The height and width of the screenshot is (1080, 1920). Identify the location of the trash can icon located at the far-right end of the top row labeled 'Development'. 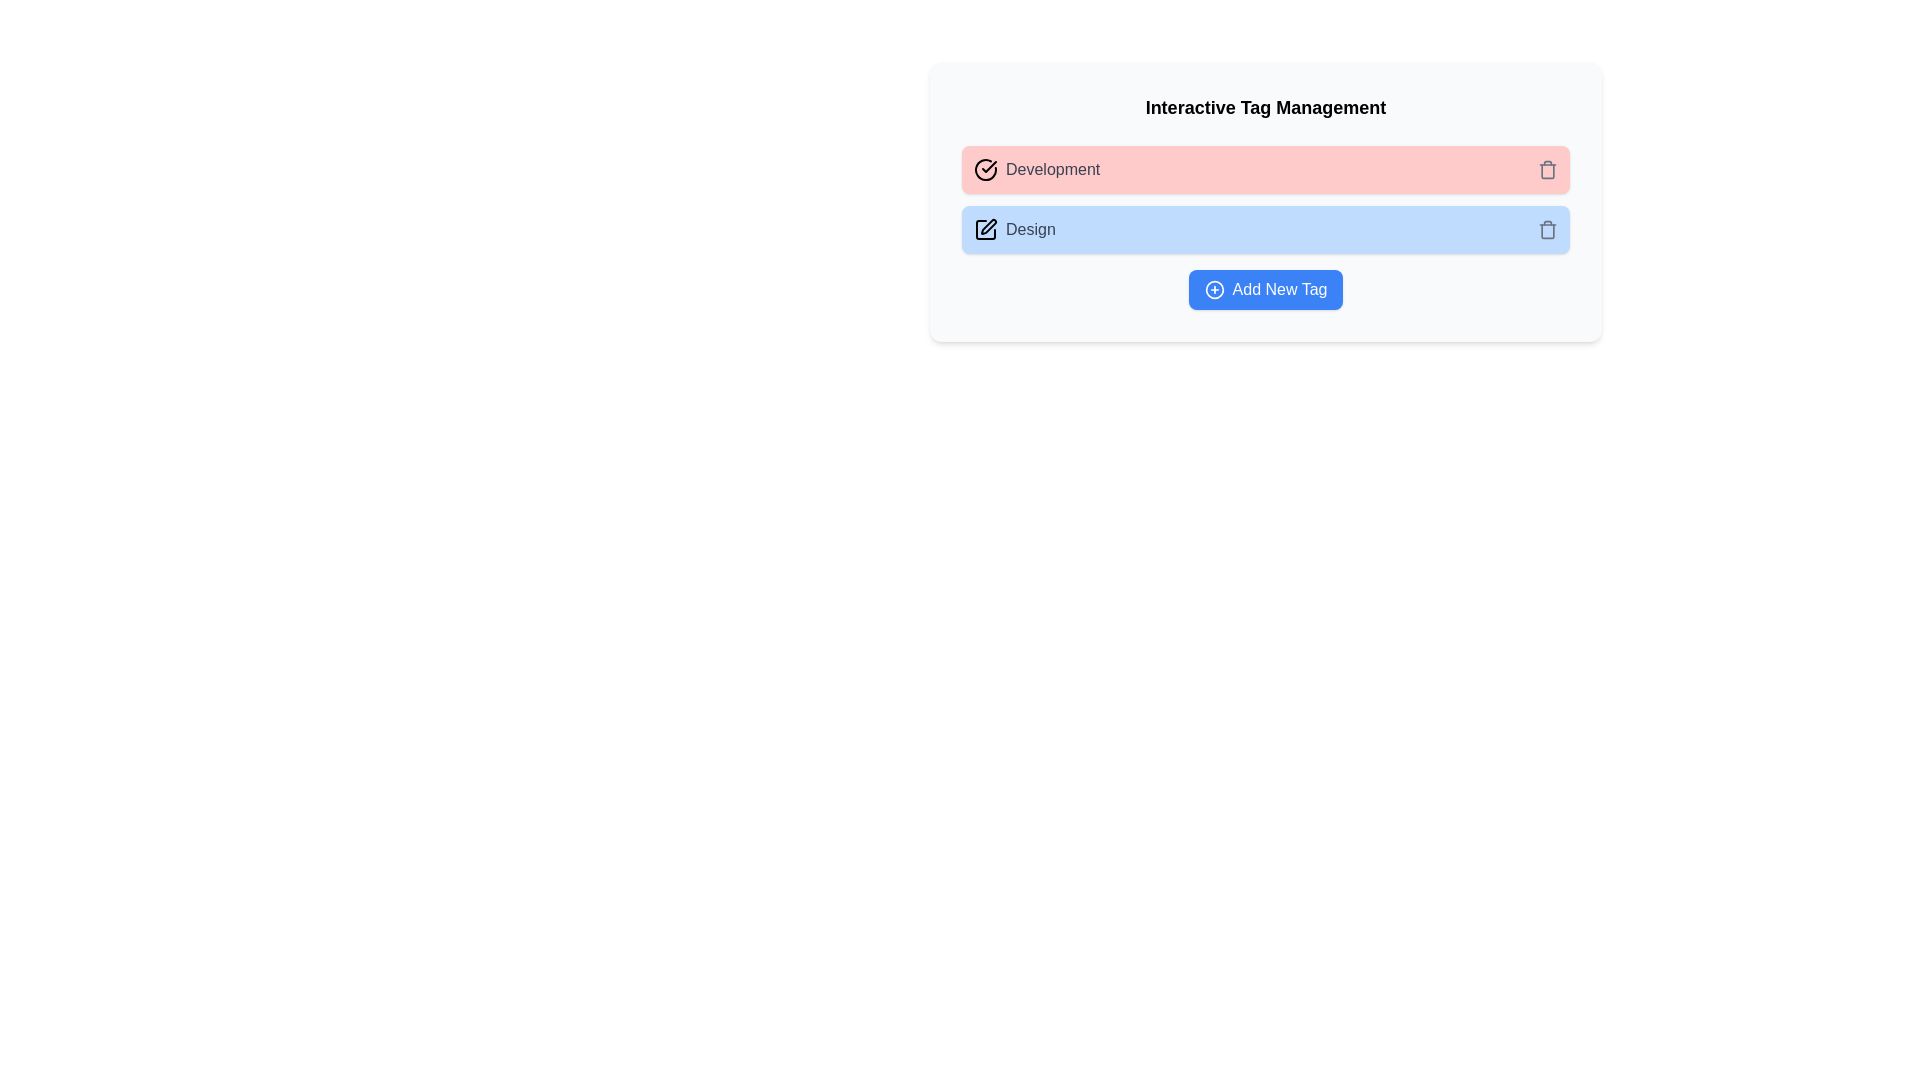
(1547, 169).